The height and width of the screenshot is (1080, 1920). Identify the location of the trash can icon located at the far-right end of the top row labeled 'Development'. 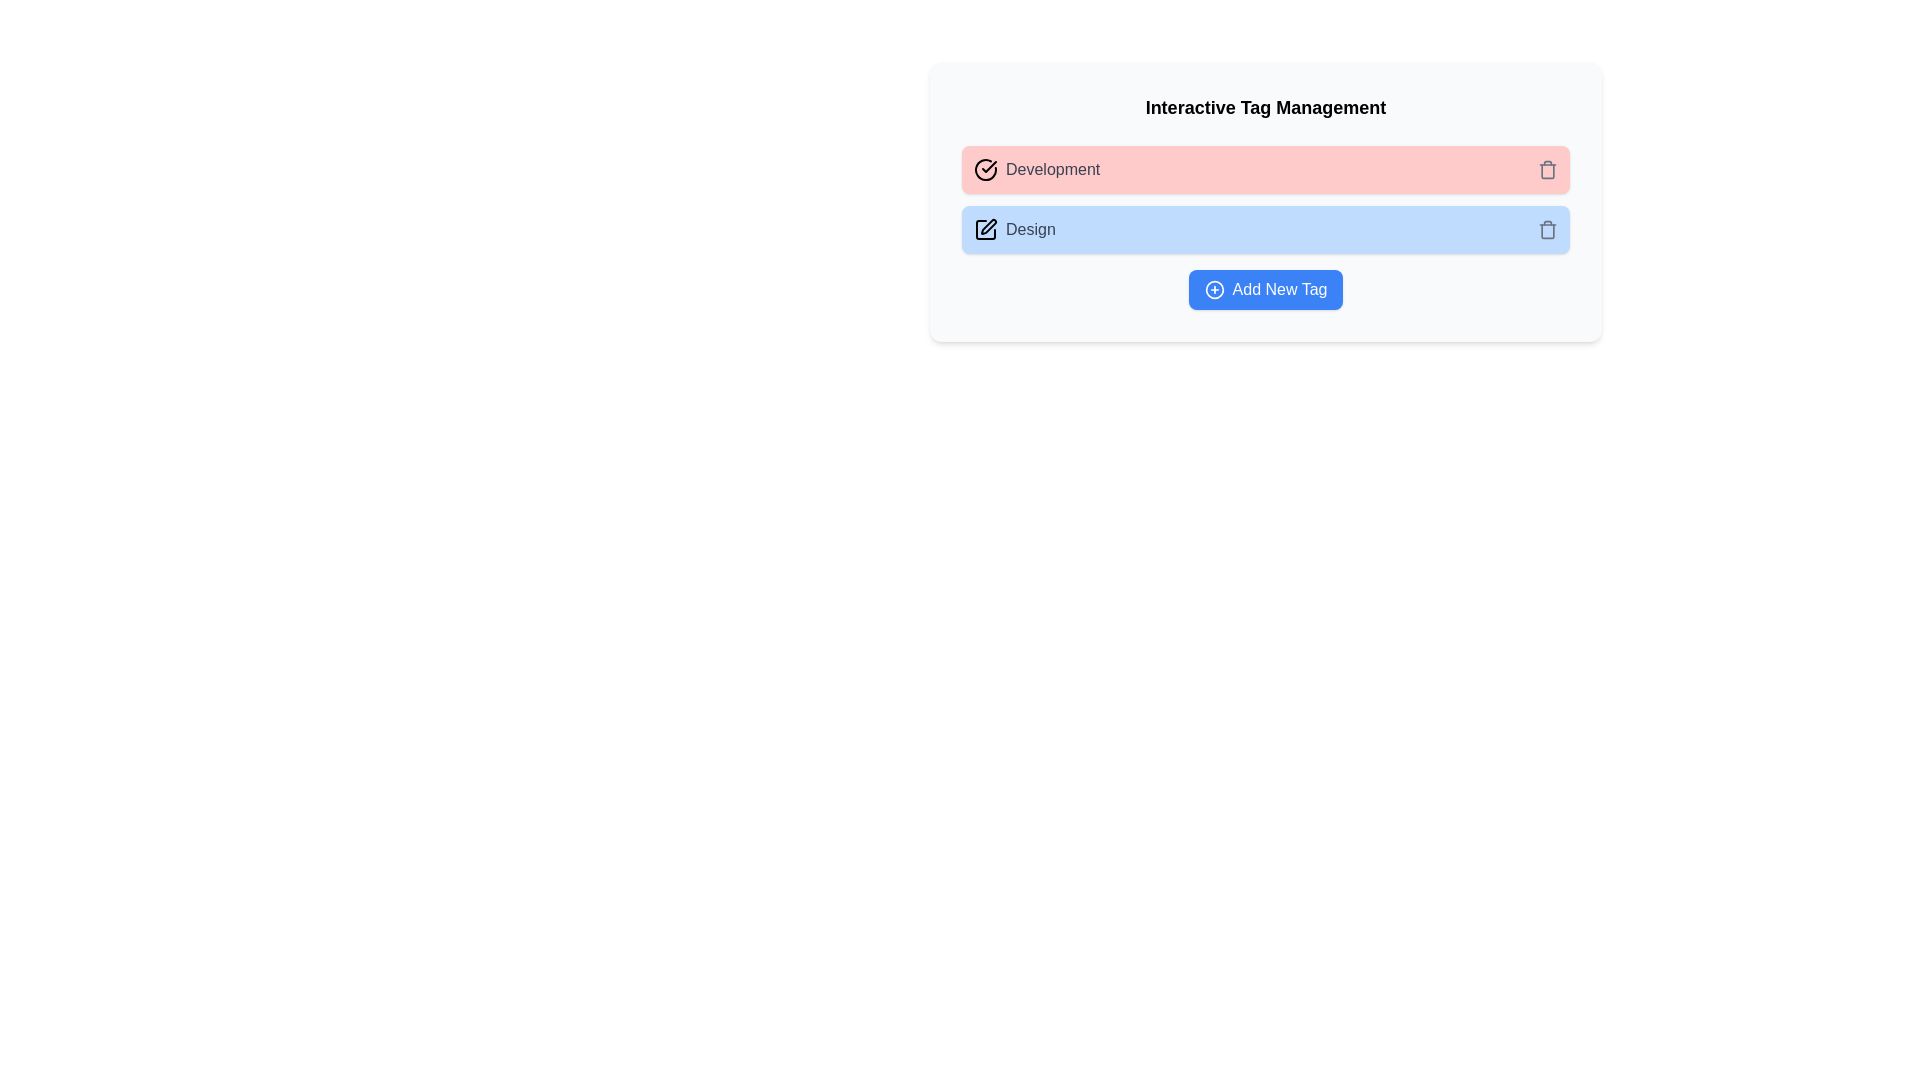
(1547, 169).